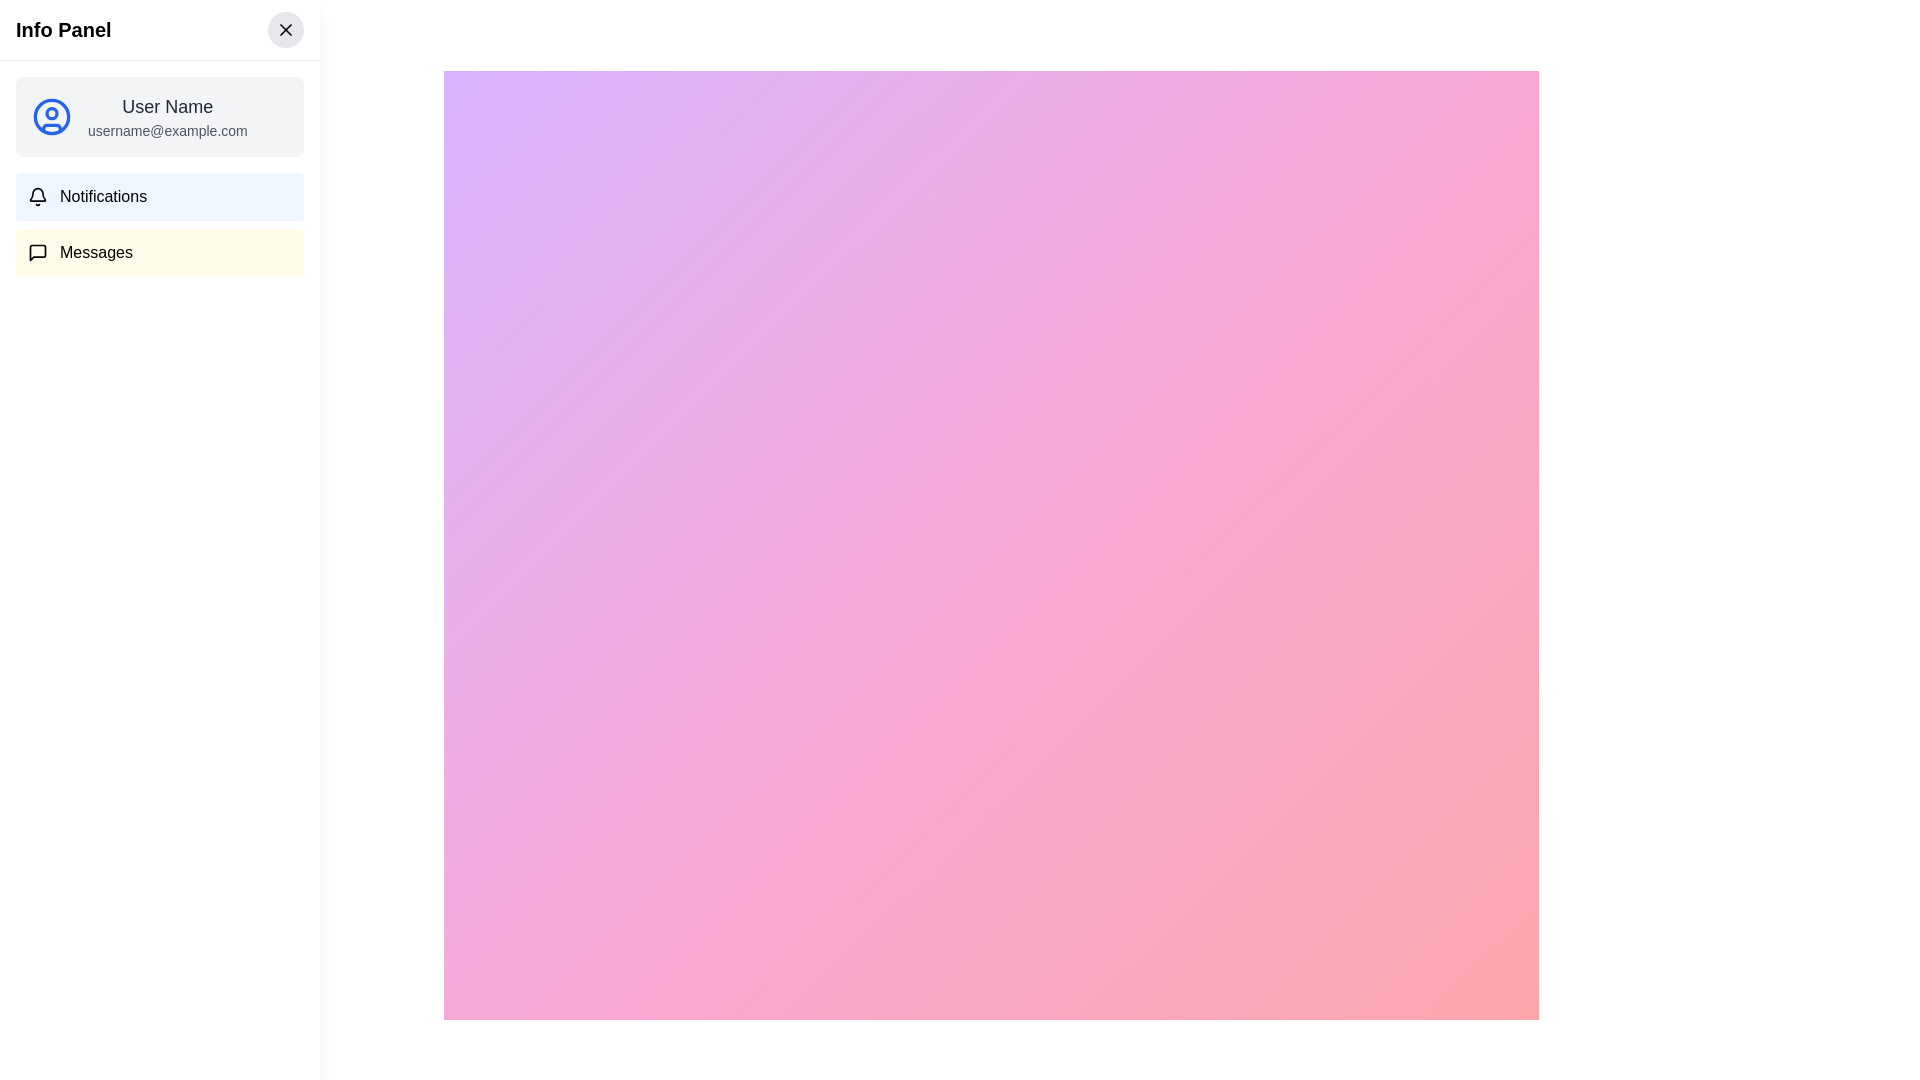  Describe the element at coordinates (52, 112) in the screenshot. I see `the decorative shape within the user icon, which represents a feature of the face or head, located slightly above the center of the larger circular user icon` at that location.